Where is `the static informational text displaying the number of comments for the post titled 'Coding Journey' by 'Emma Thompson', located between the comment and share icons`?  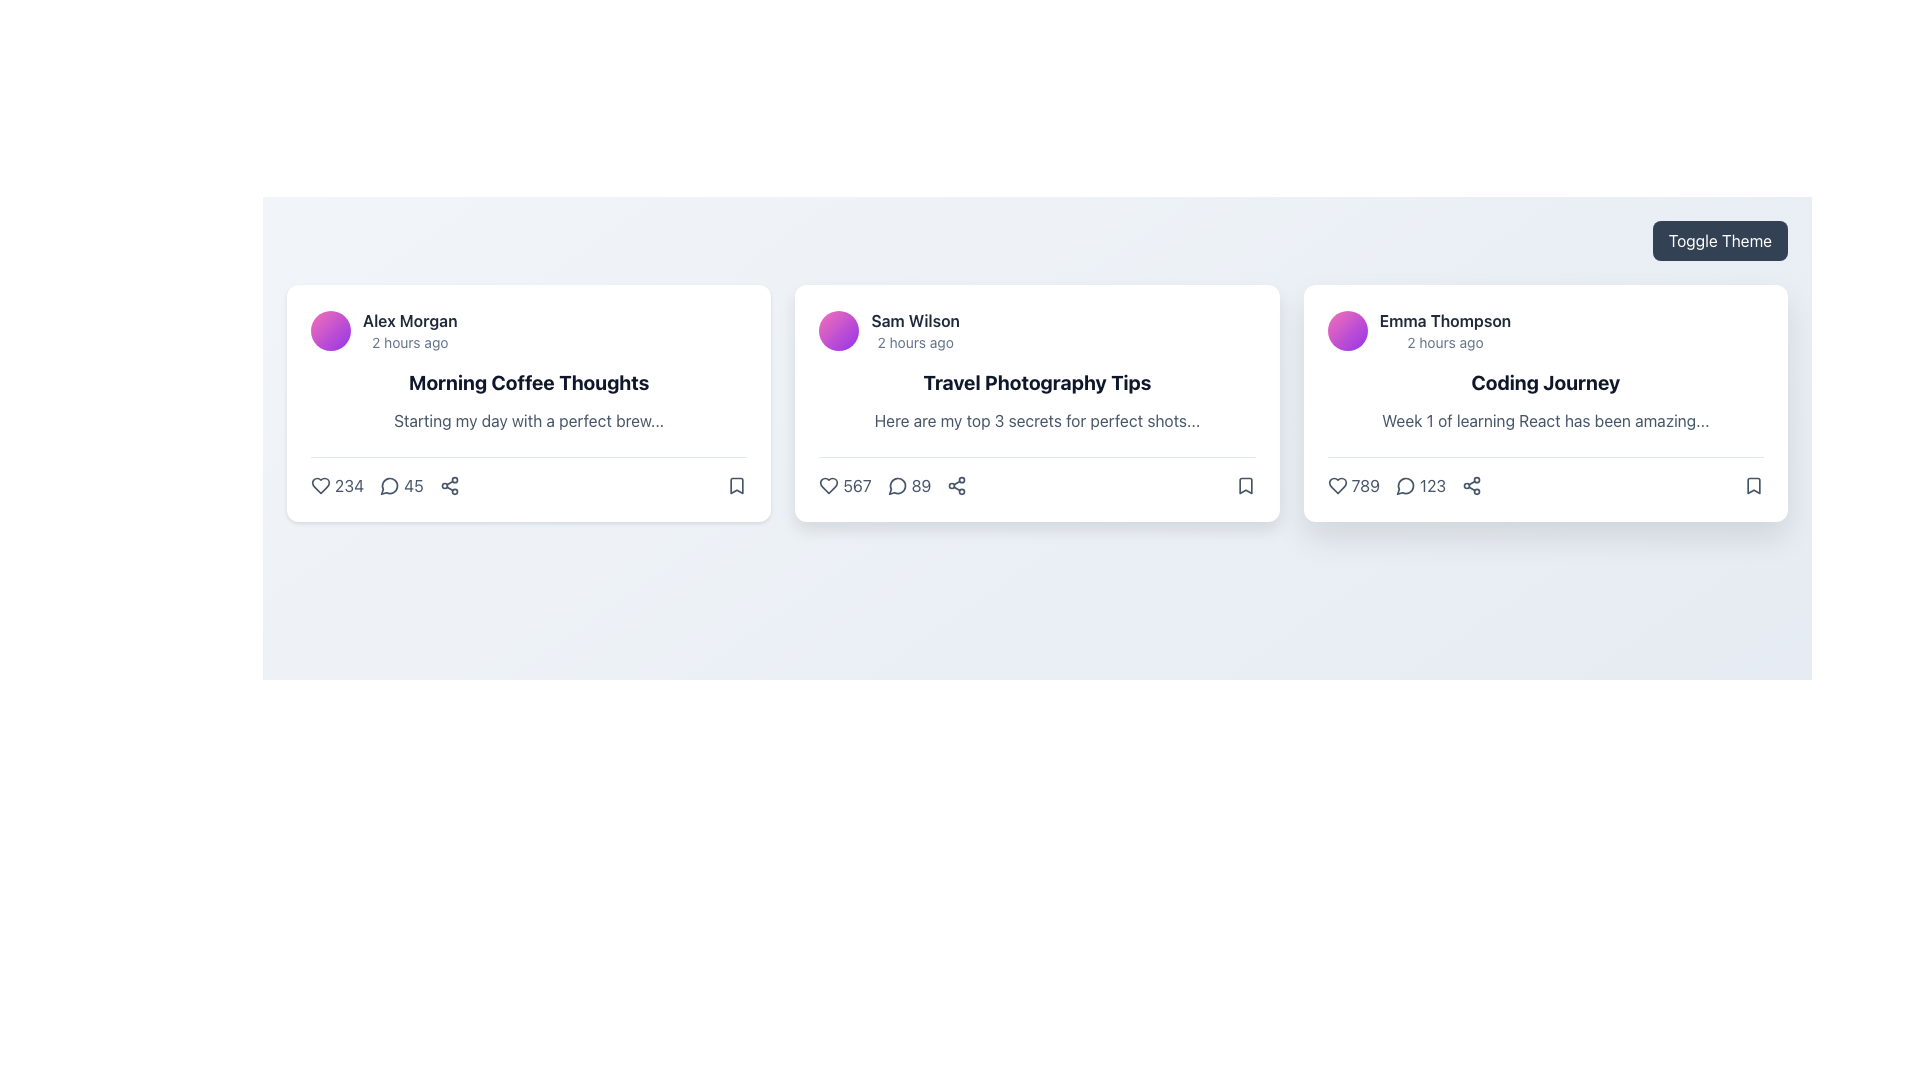 the static informational text displaying the number of comments for the post titled 'Coding Journey' by 'Emma Thompson', located between the comment and share icons is located at coordinates (1432, 486).